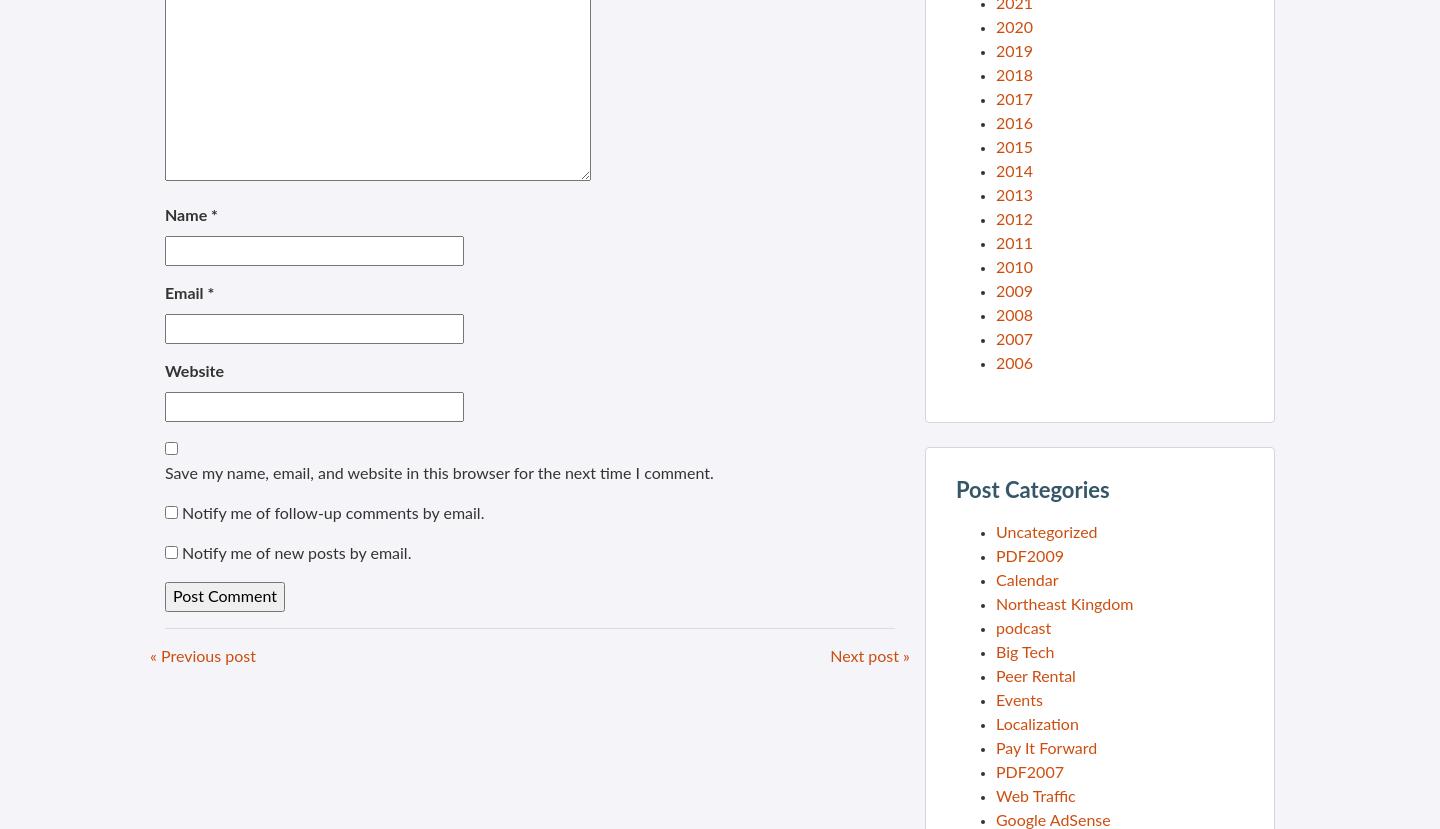 This screenshot has width=1440, height=829. Describe the element at coordinates (1013, 123) in the screenshot. I see `'2016'` at that location.